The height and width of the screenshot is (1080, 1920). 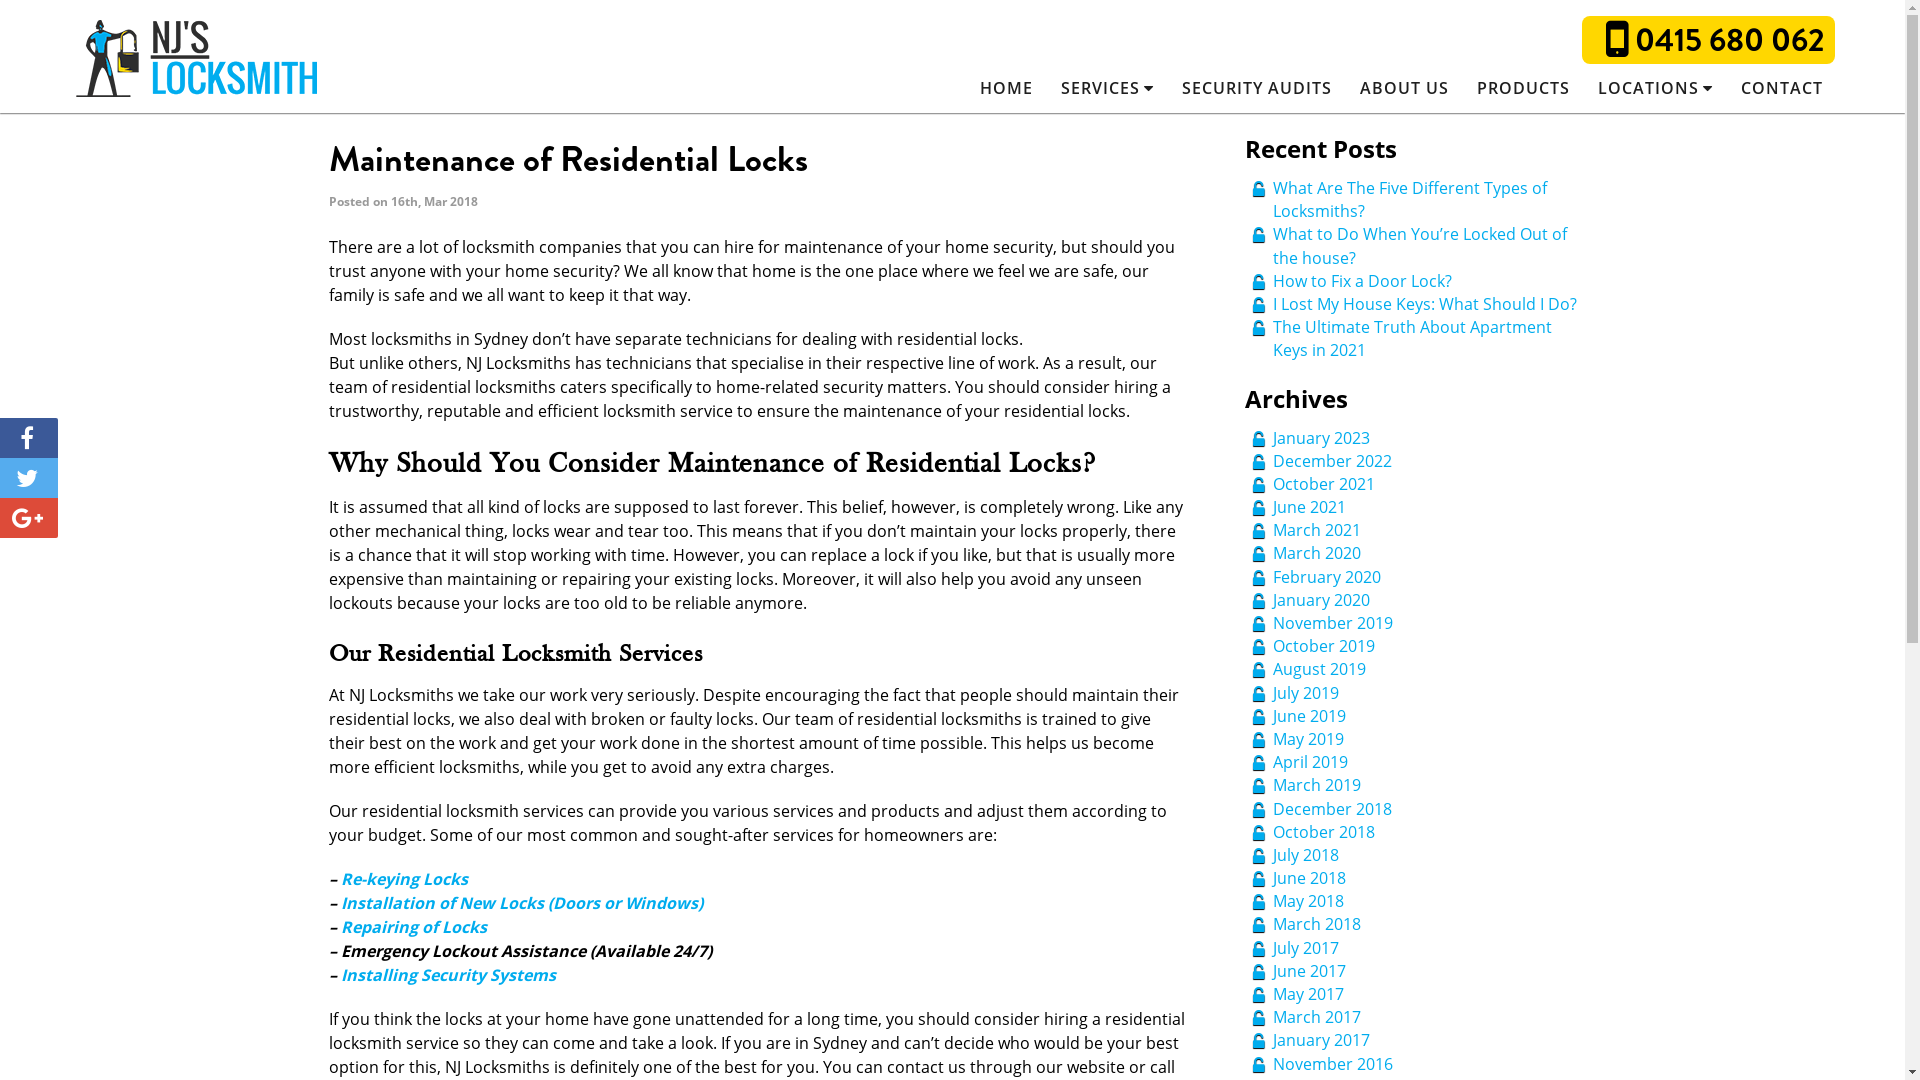 I want to click on 'SERVICES', so click(x=1048, y=87).